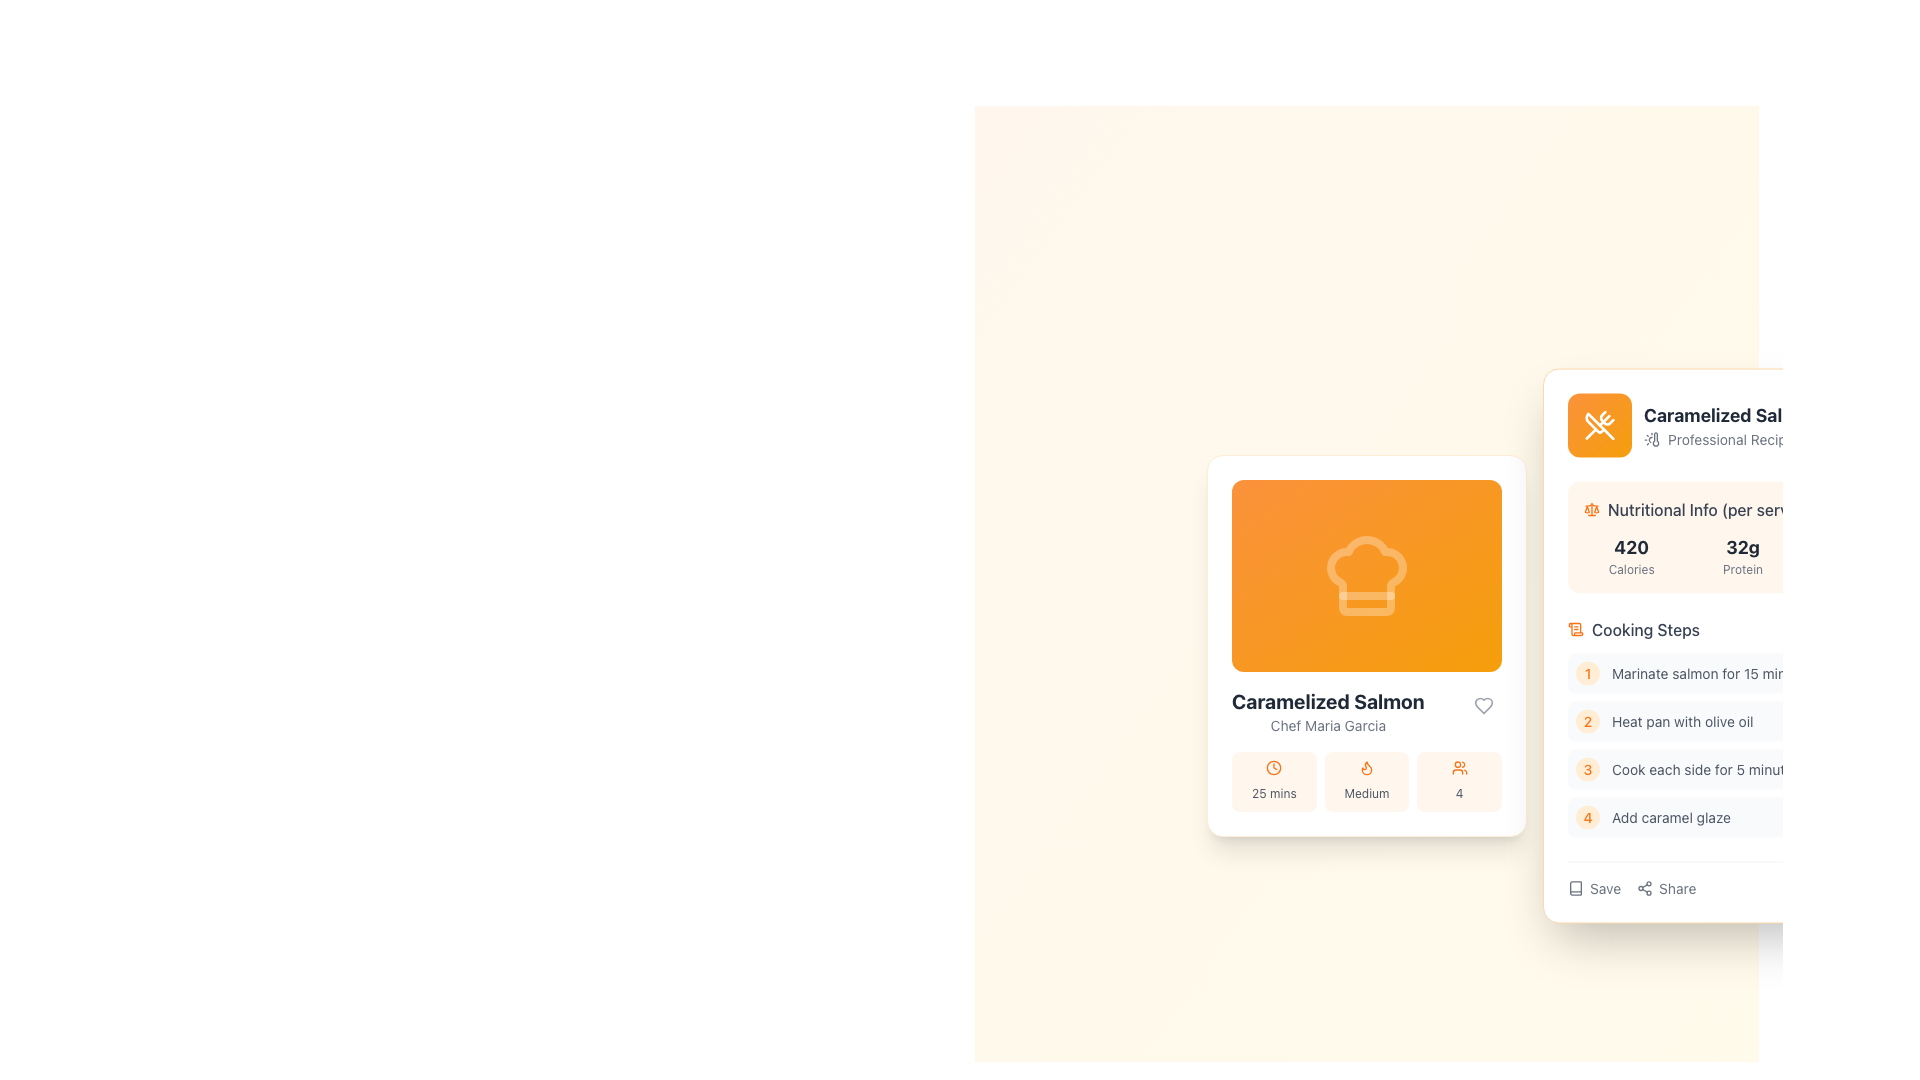 The image size is (1920, 1080). I want to click on the first step in the cooking instructions list, which is positioned under the 'Cooking Steps' heading, so click(1741, 672).